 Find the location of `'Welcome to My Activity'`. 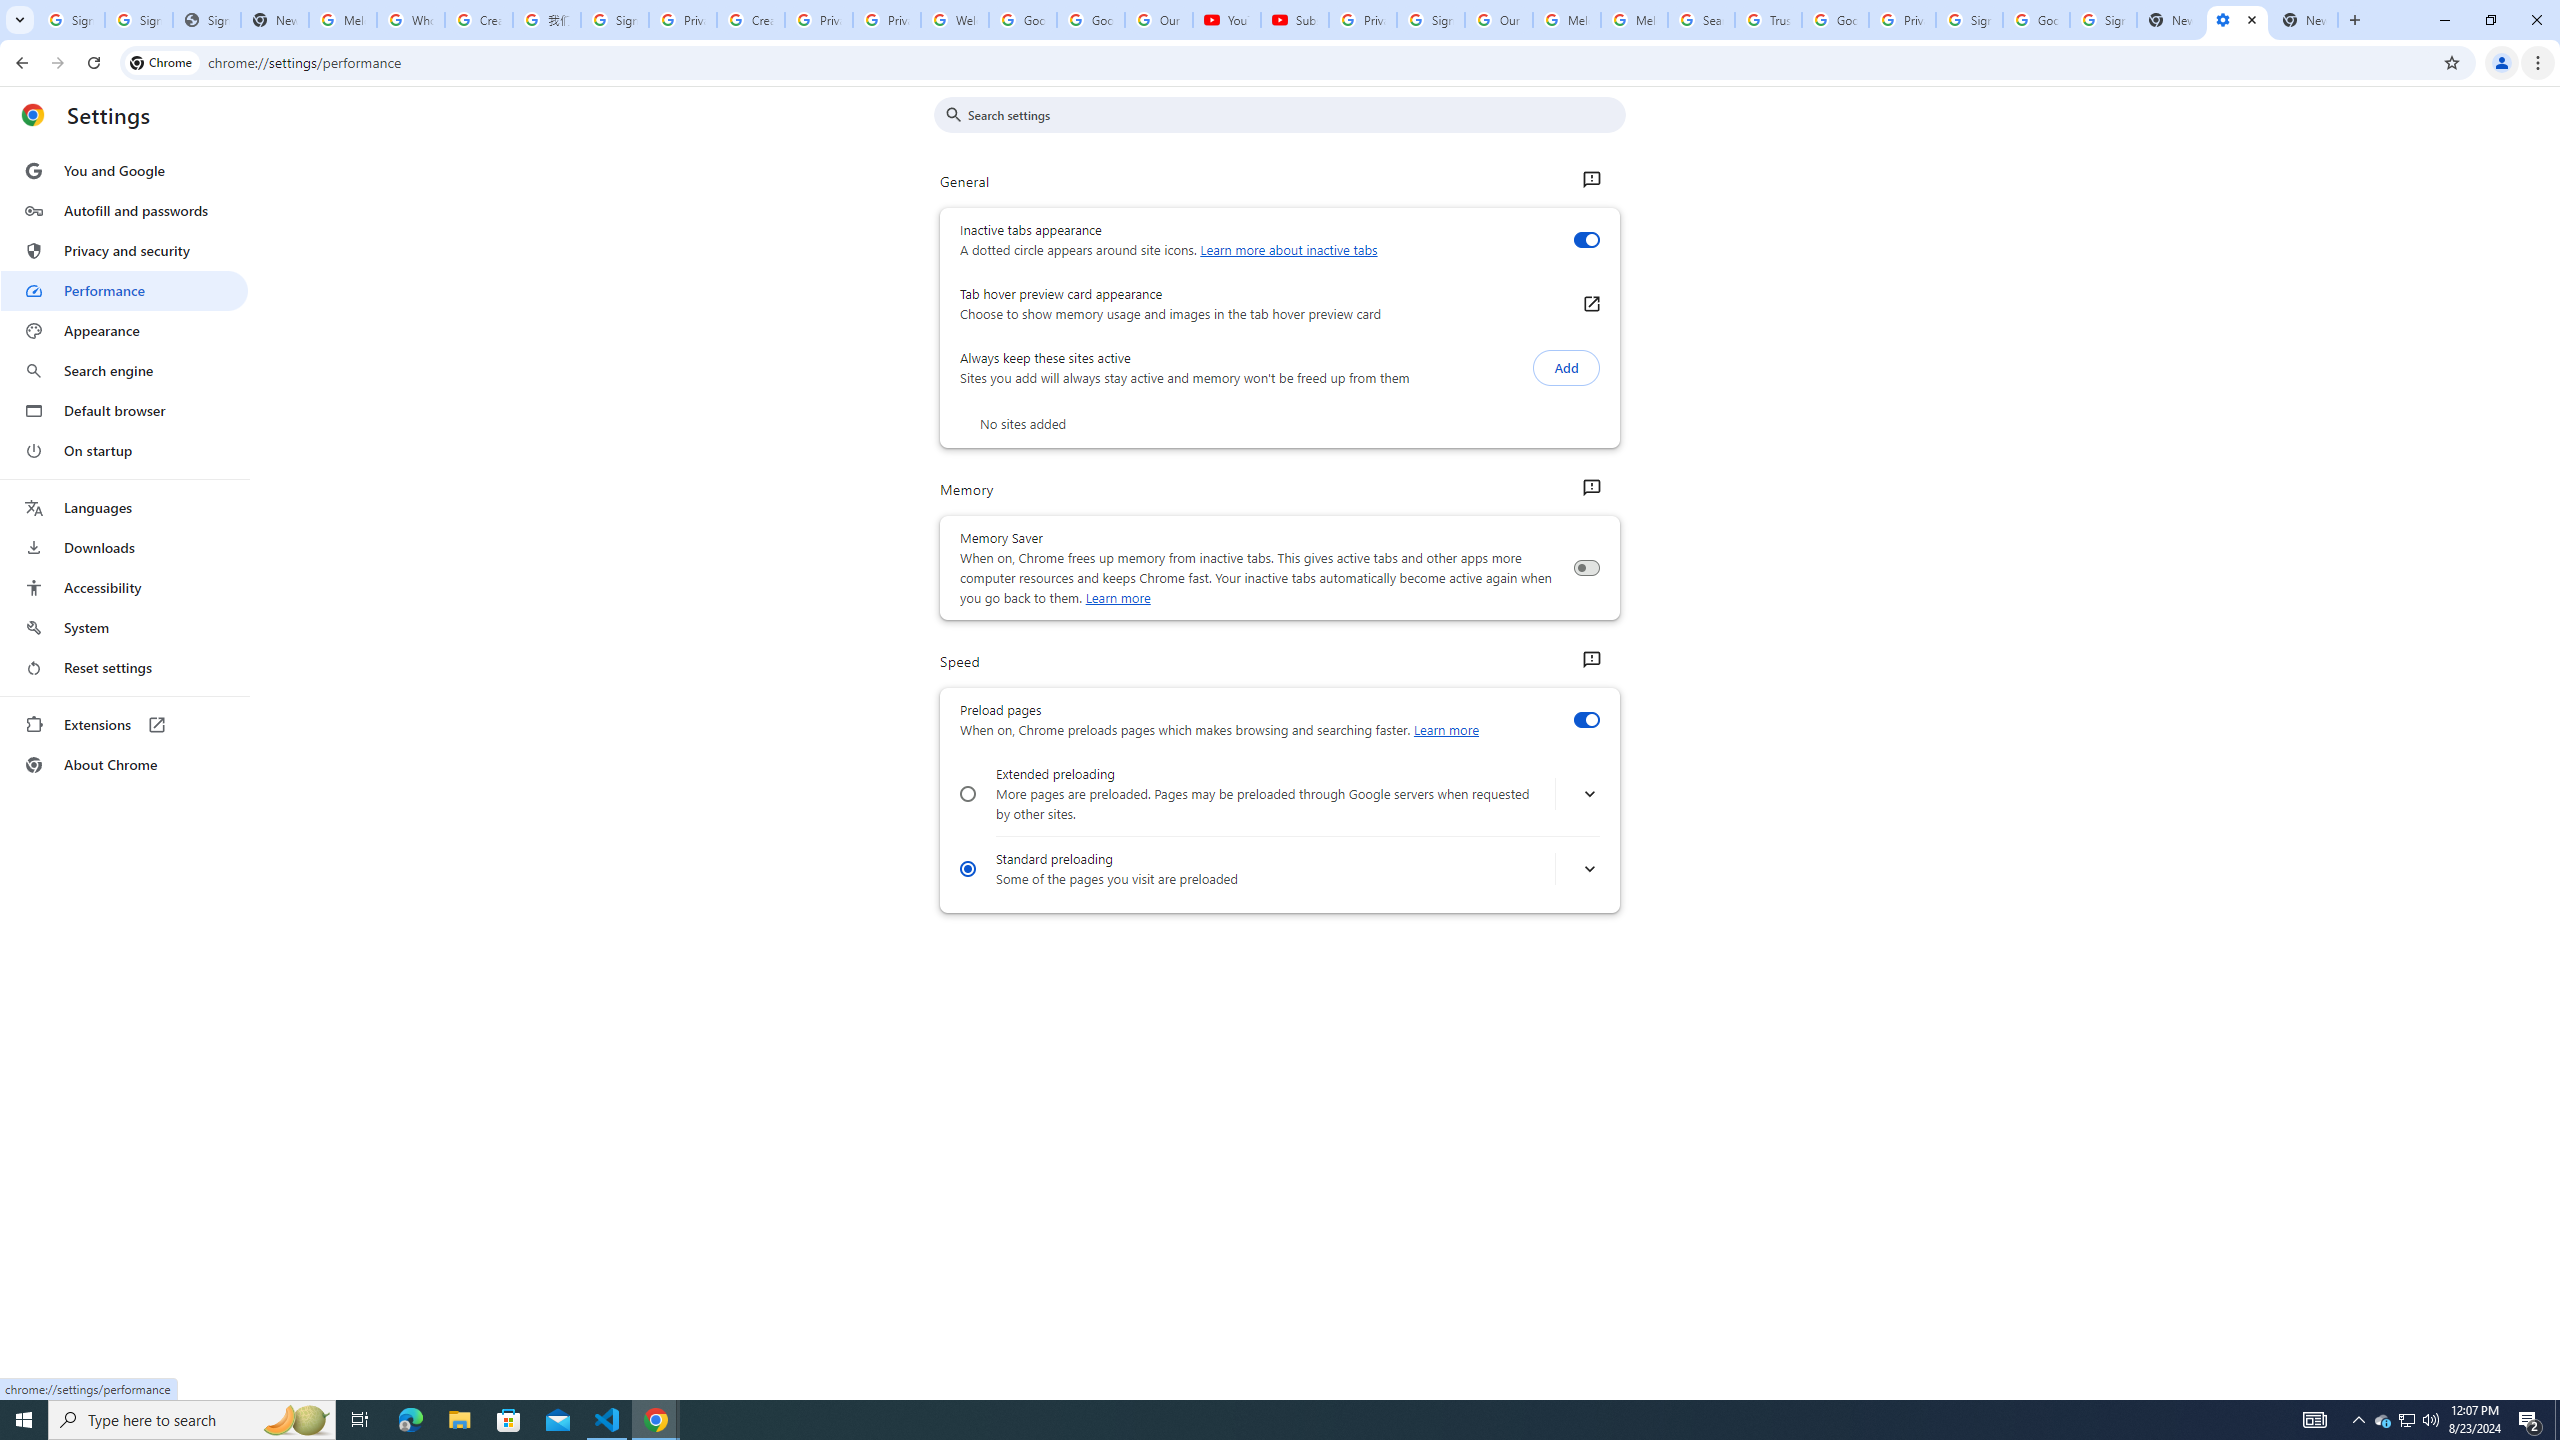

'Welcome to My Activity' is located at coordinates (953, 19).